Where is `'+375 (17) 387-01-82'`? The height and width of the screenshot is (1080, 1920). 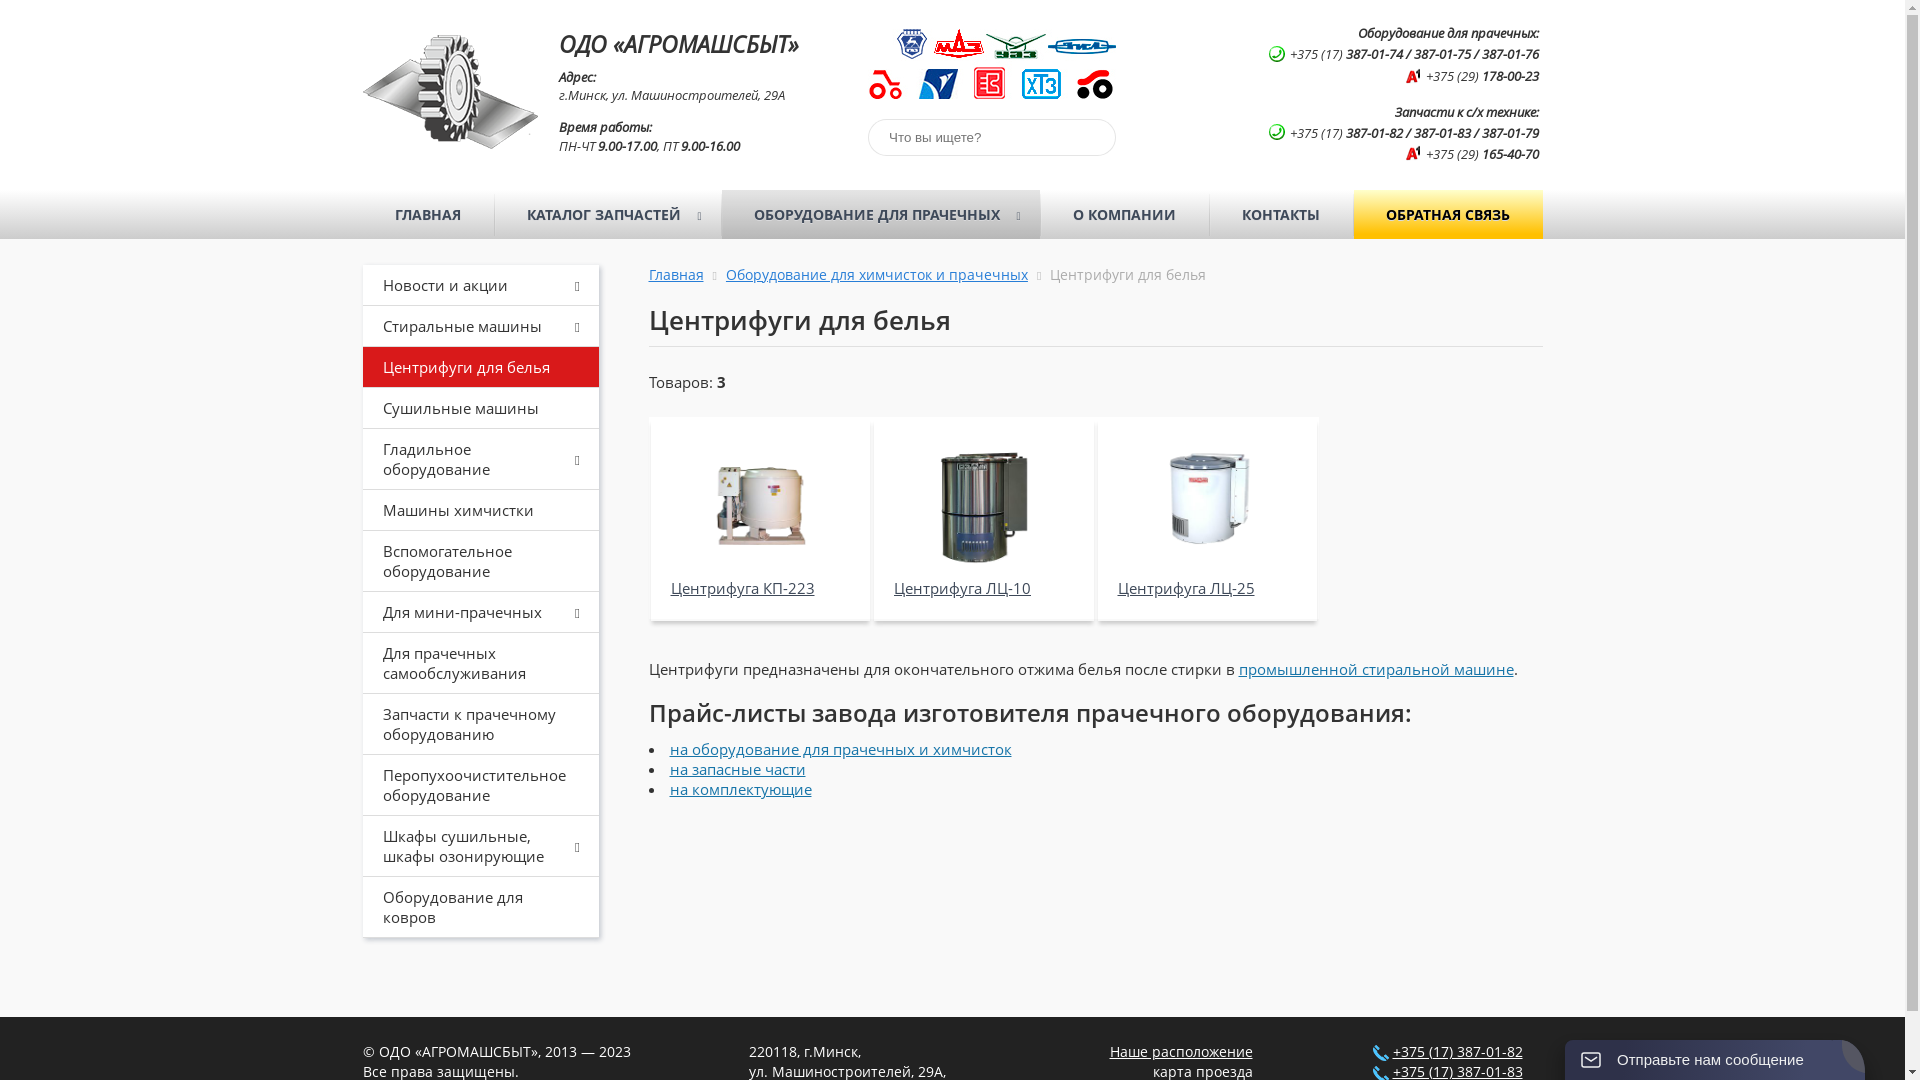 '+375 (17) 387-01-82' is located at coordinates (1457, 1051).